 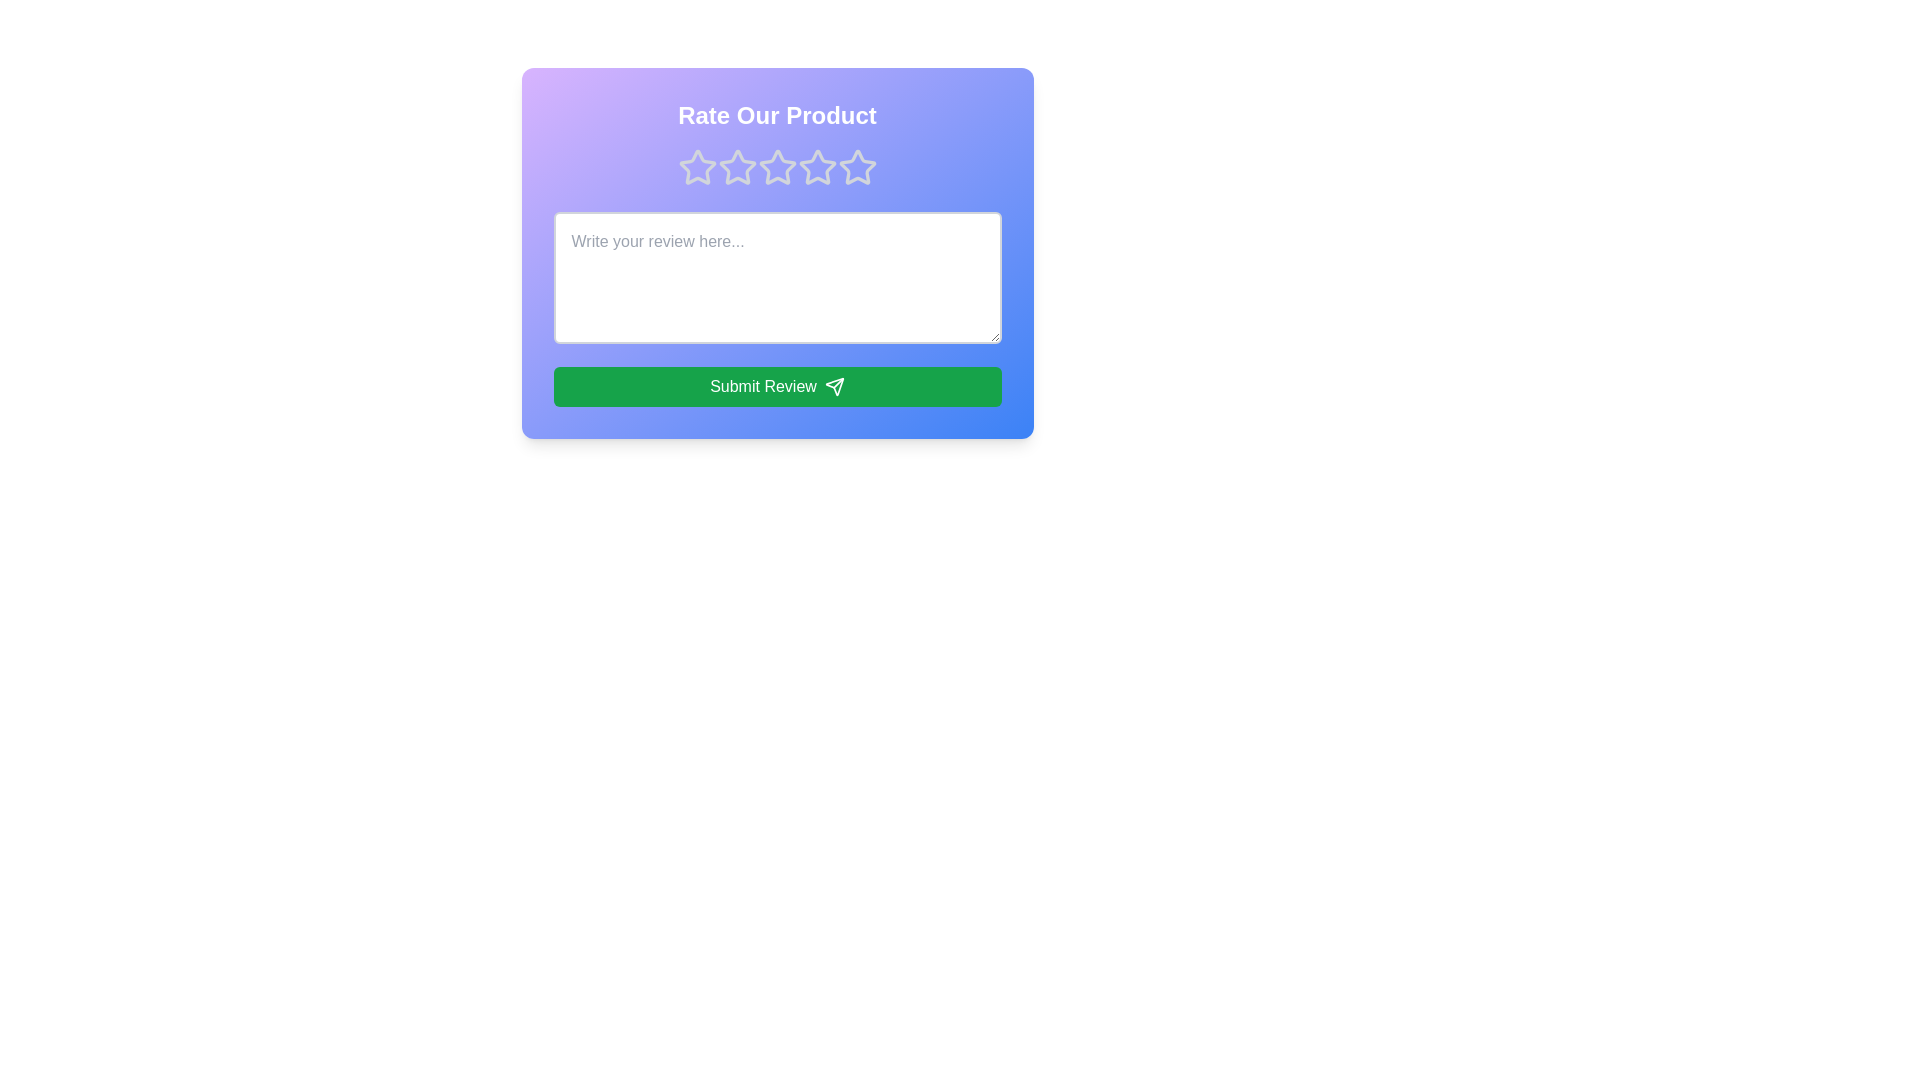 I want to click on the fifth hollow star-shaped icon in light gray to rate it, located above the text input field, so click(x=857, y=167).